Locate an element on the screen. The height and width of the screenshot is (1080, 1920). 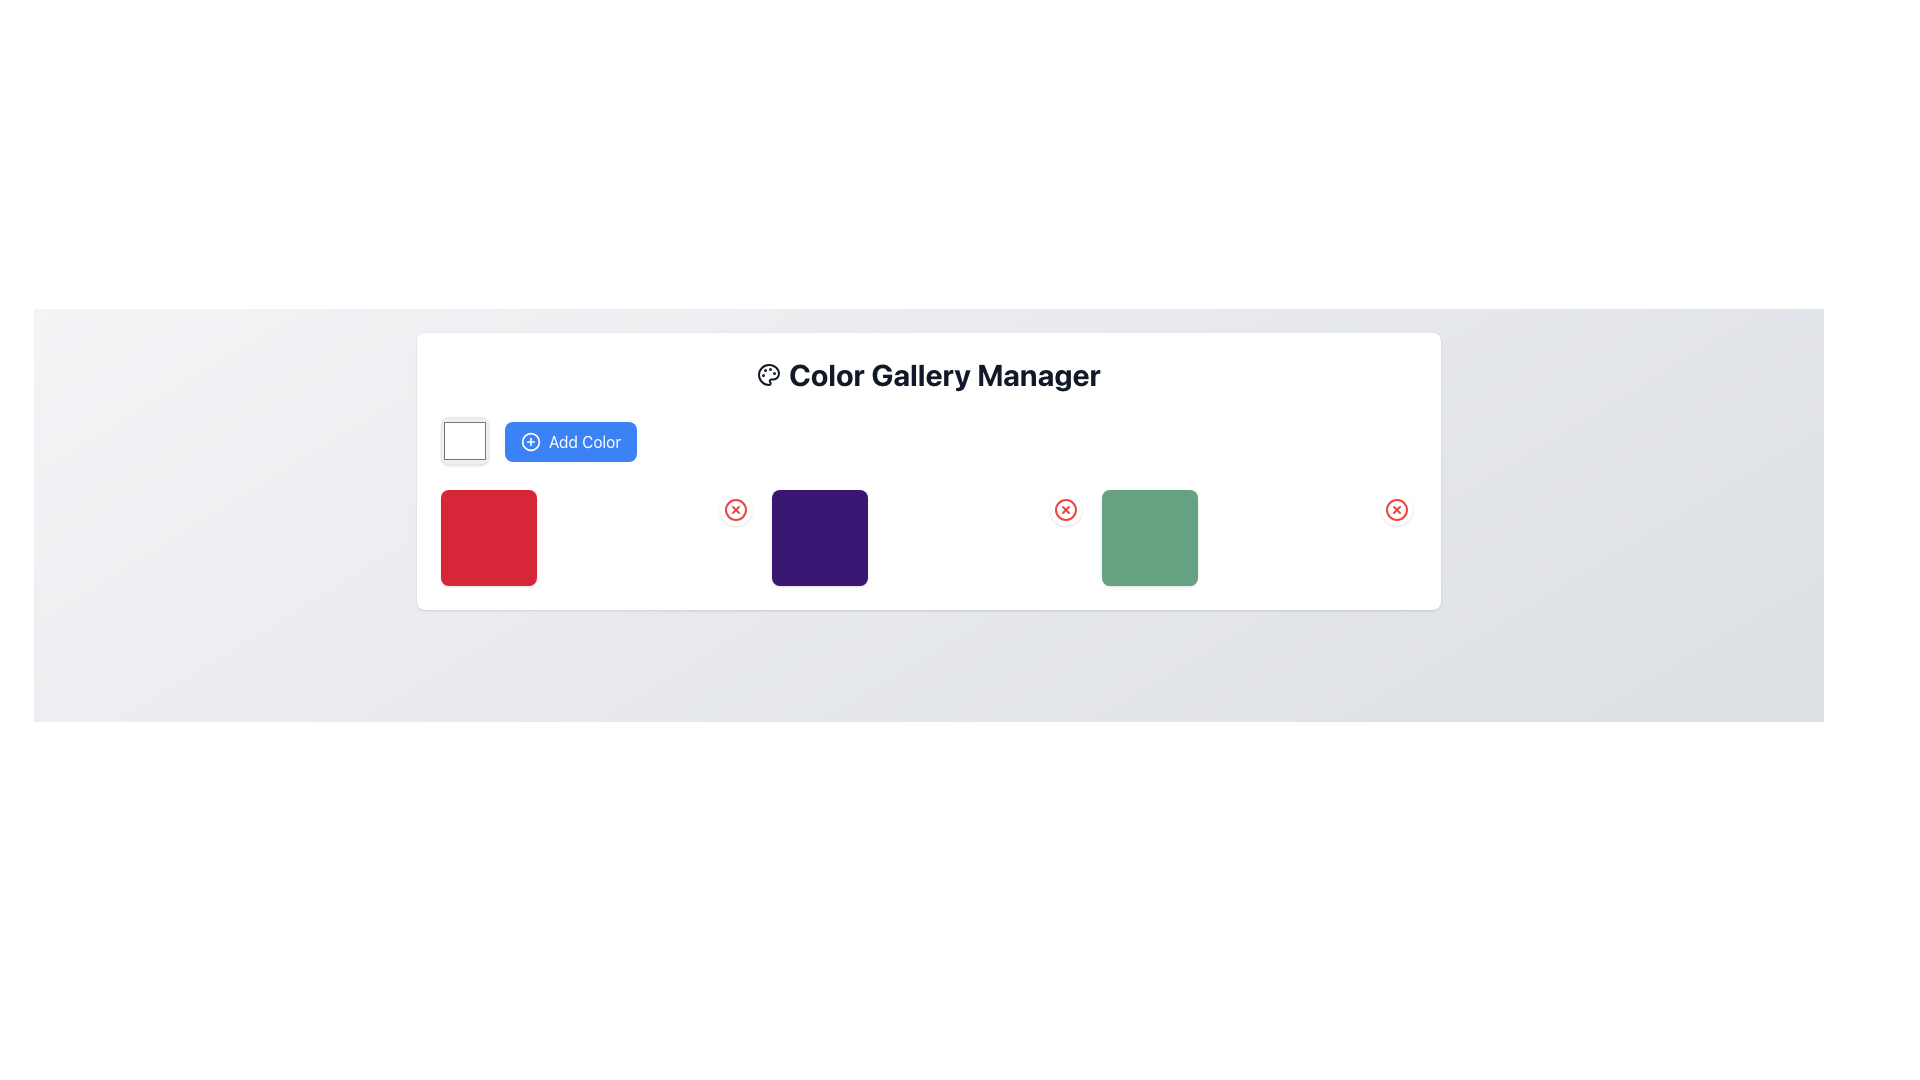
the first cell of the grid layout containing a red square and a circular button with a red cross is located at coordinates (597, 536).